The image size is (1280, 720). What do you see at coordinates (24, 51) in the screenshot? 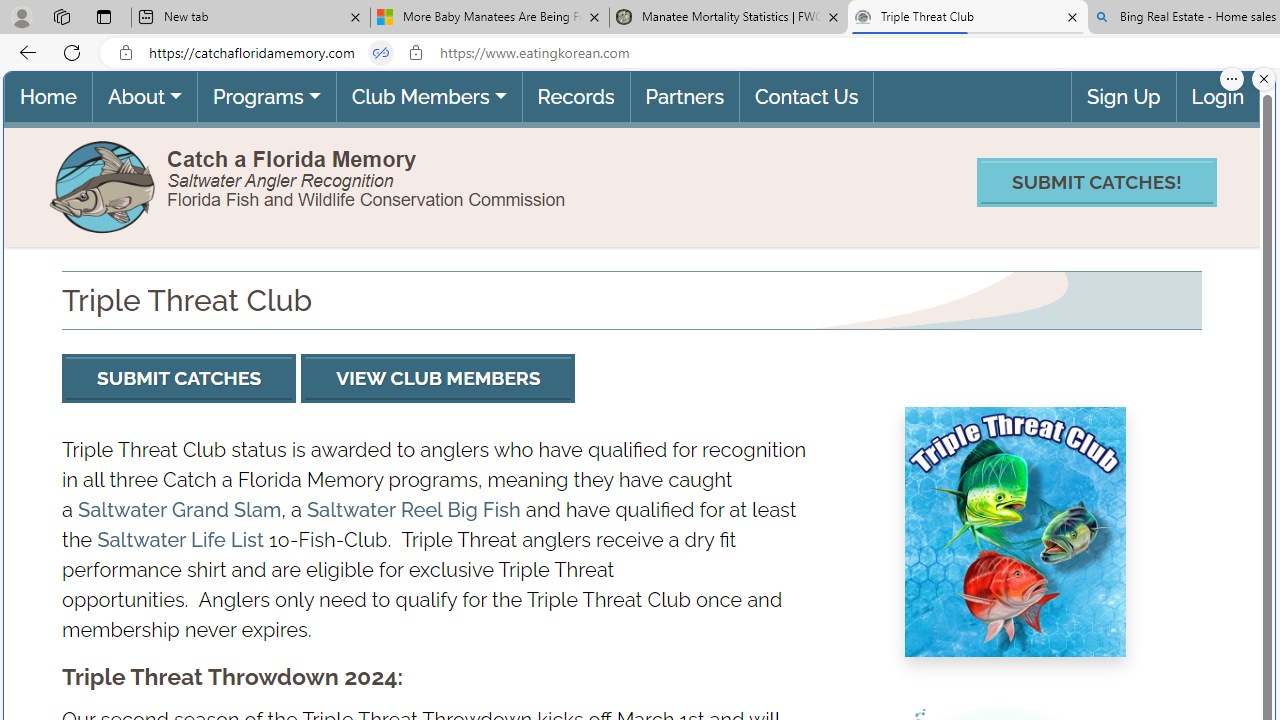
I see `'Back'` at bounding box center [24, 51].